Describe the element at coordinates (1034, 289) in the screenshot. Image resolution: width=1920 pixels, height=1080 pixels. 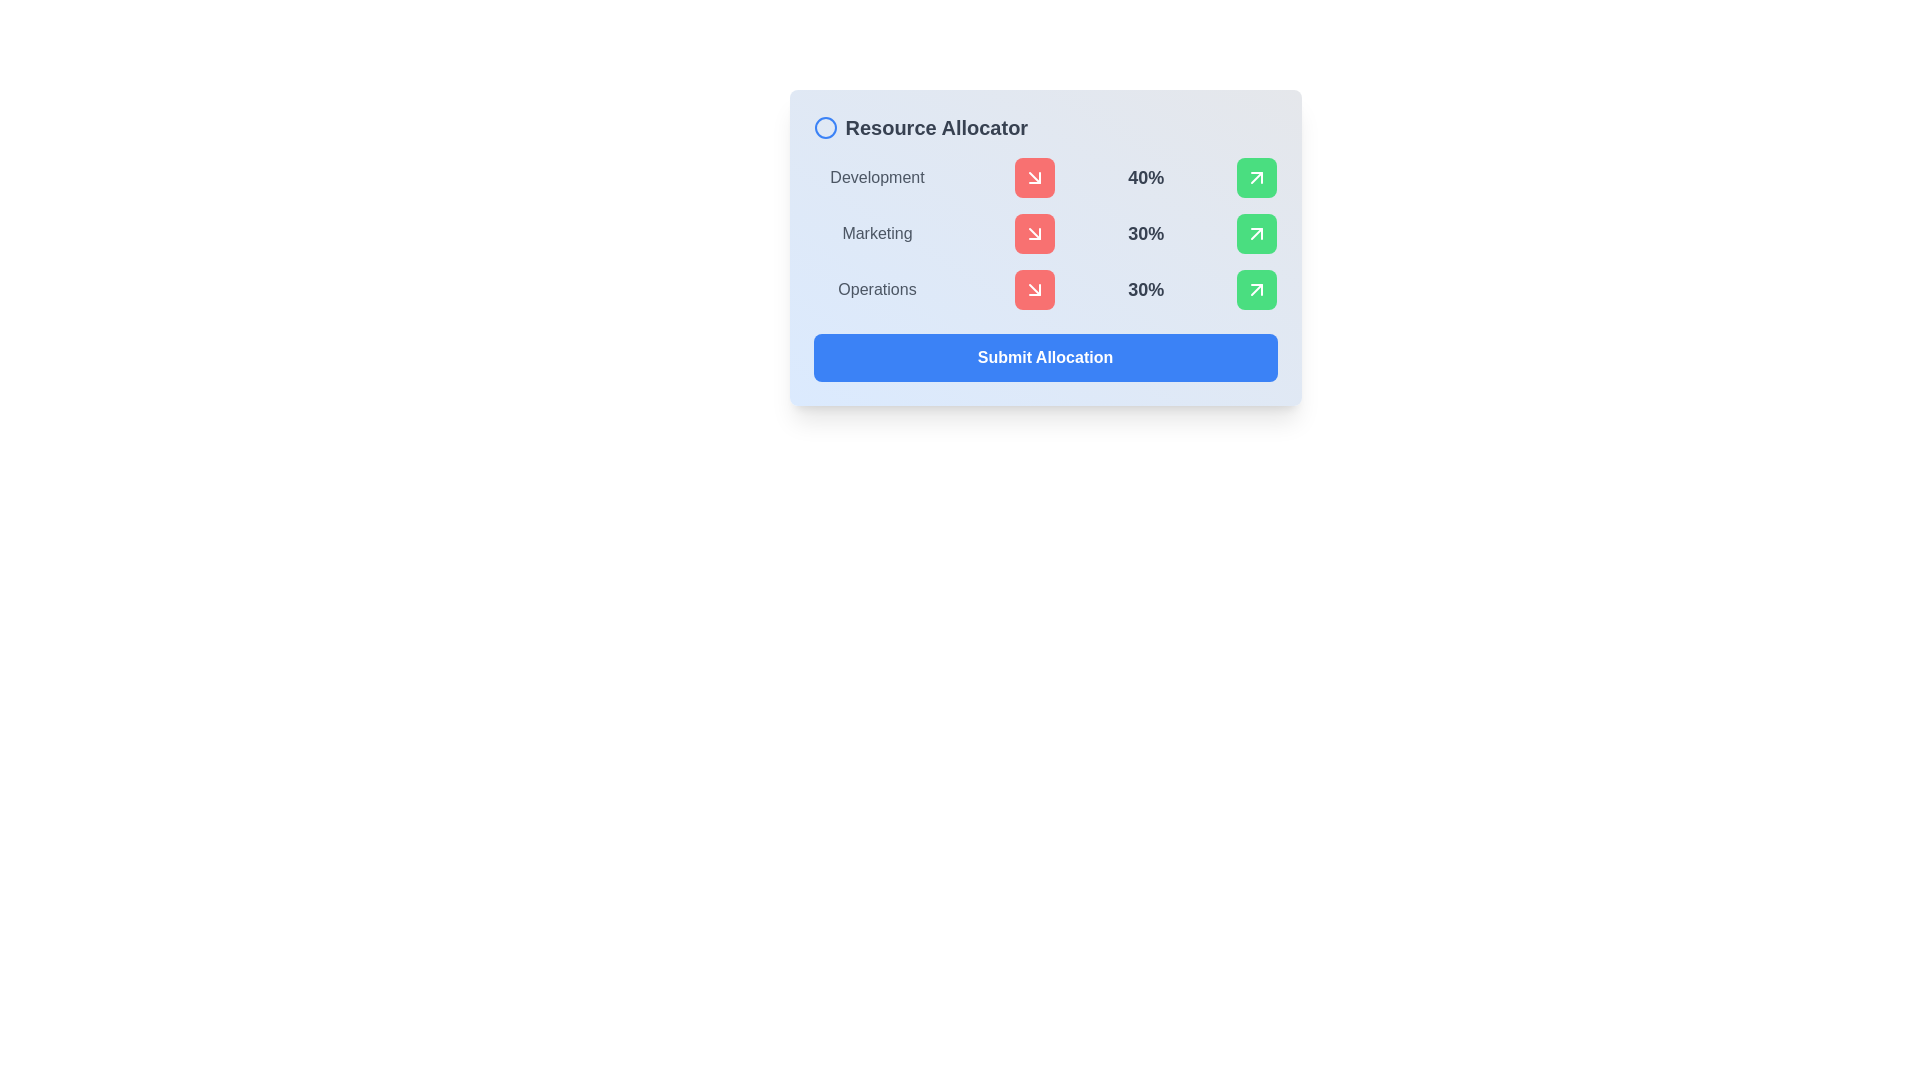
I see `the downward and rightward direction icon inside the red circular button in the 'Operations' row of the resource allocation form` at that location.